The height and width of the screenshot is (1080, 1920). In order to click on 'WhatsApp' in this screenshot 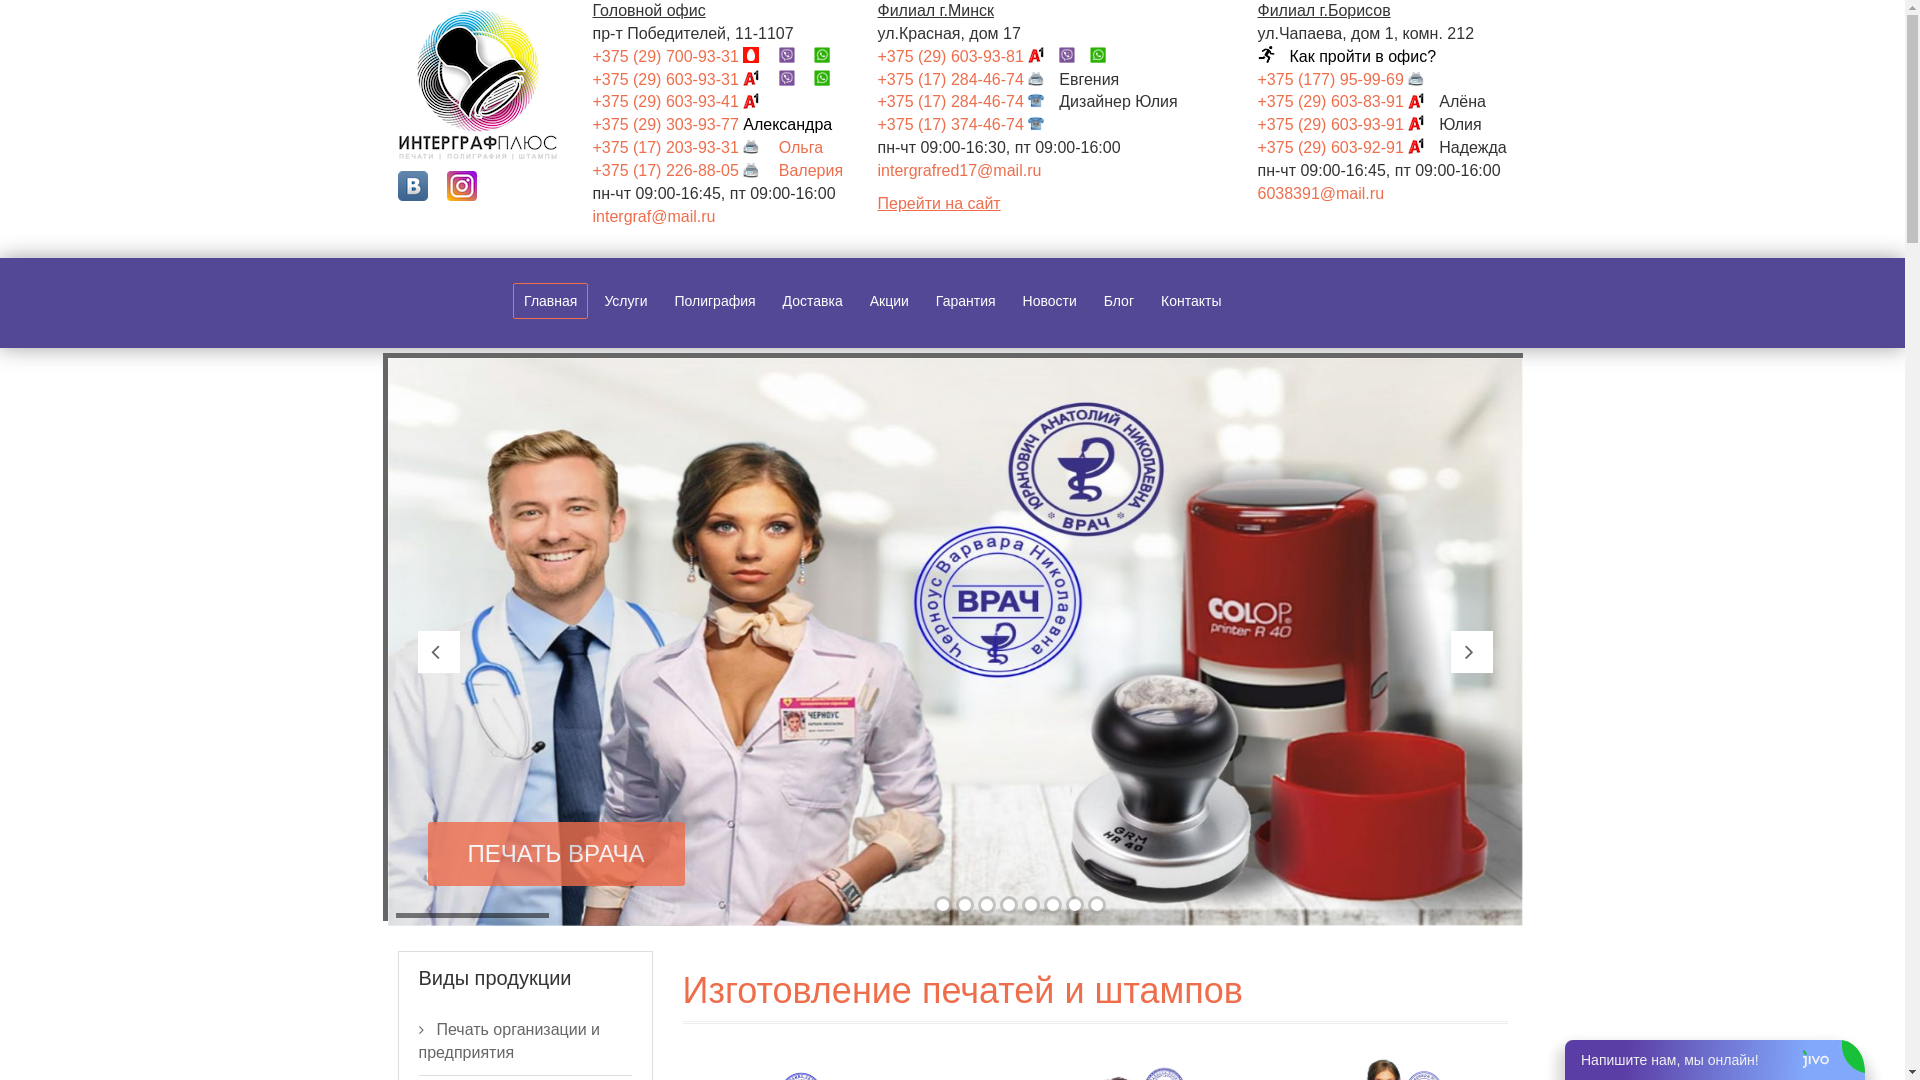, I will do `click(829, 78)`.